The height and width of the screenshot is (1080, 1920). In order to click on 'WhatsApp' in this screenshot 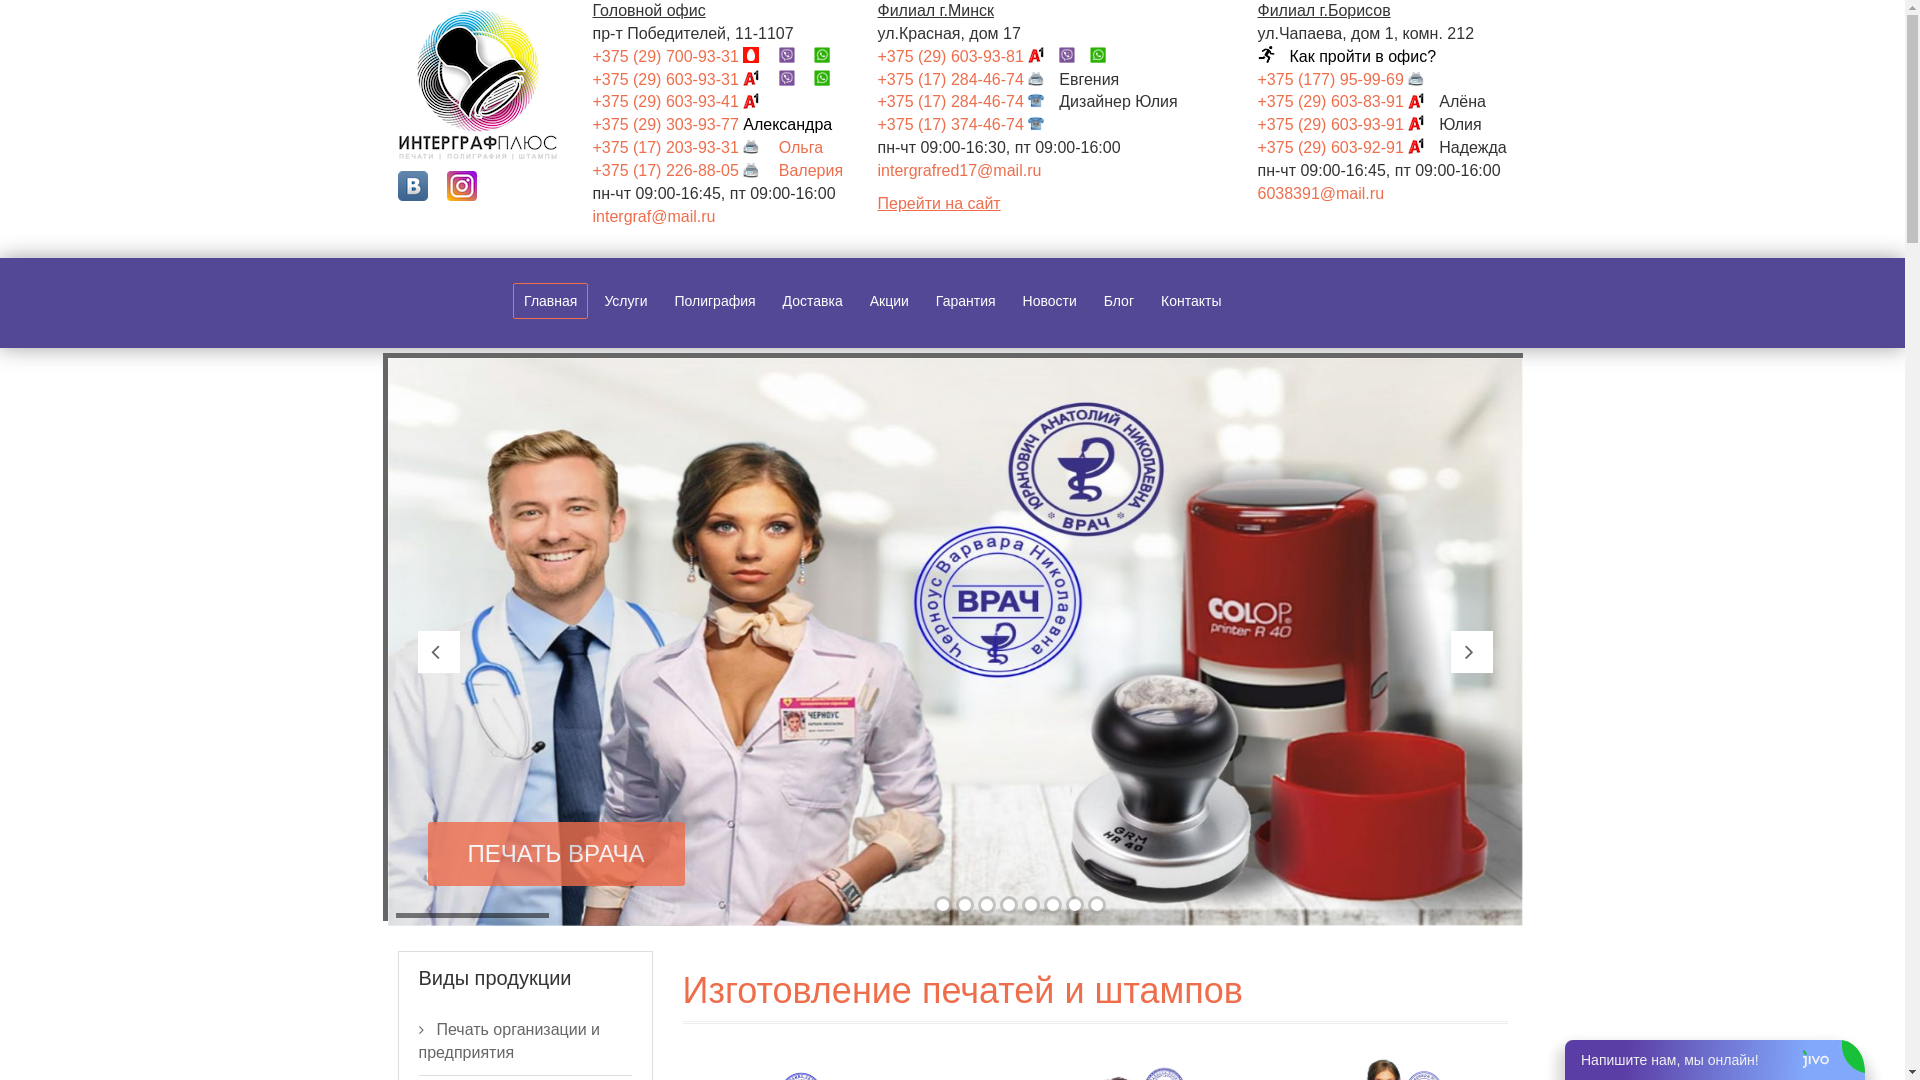, I will do `click(829, 78)`.